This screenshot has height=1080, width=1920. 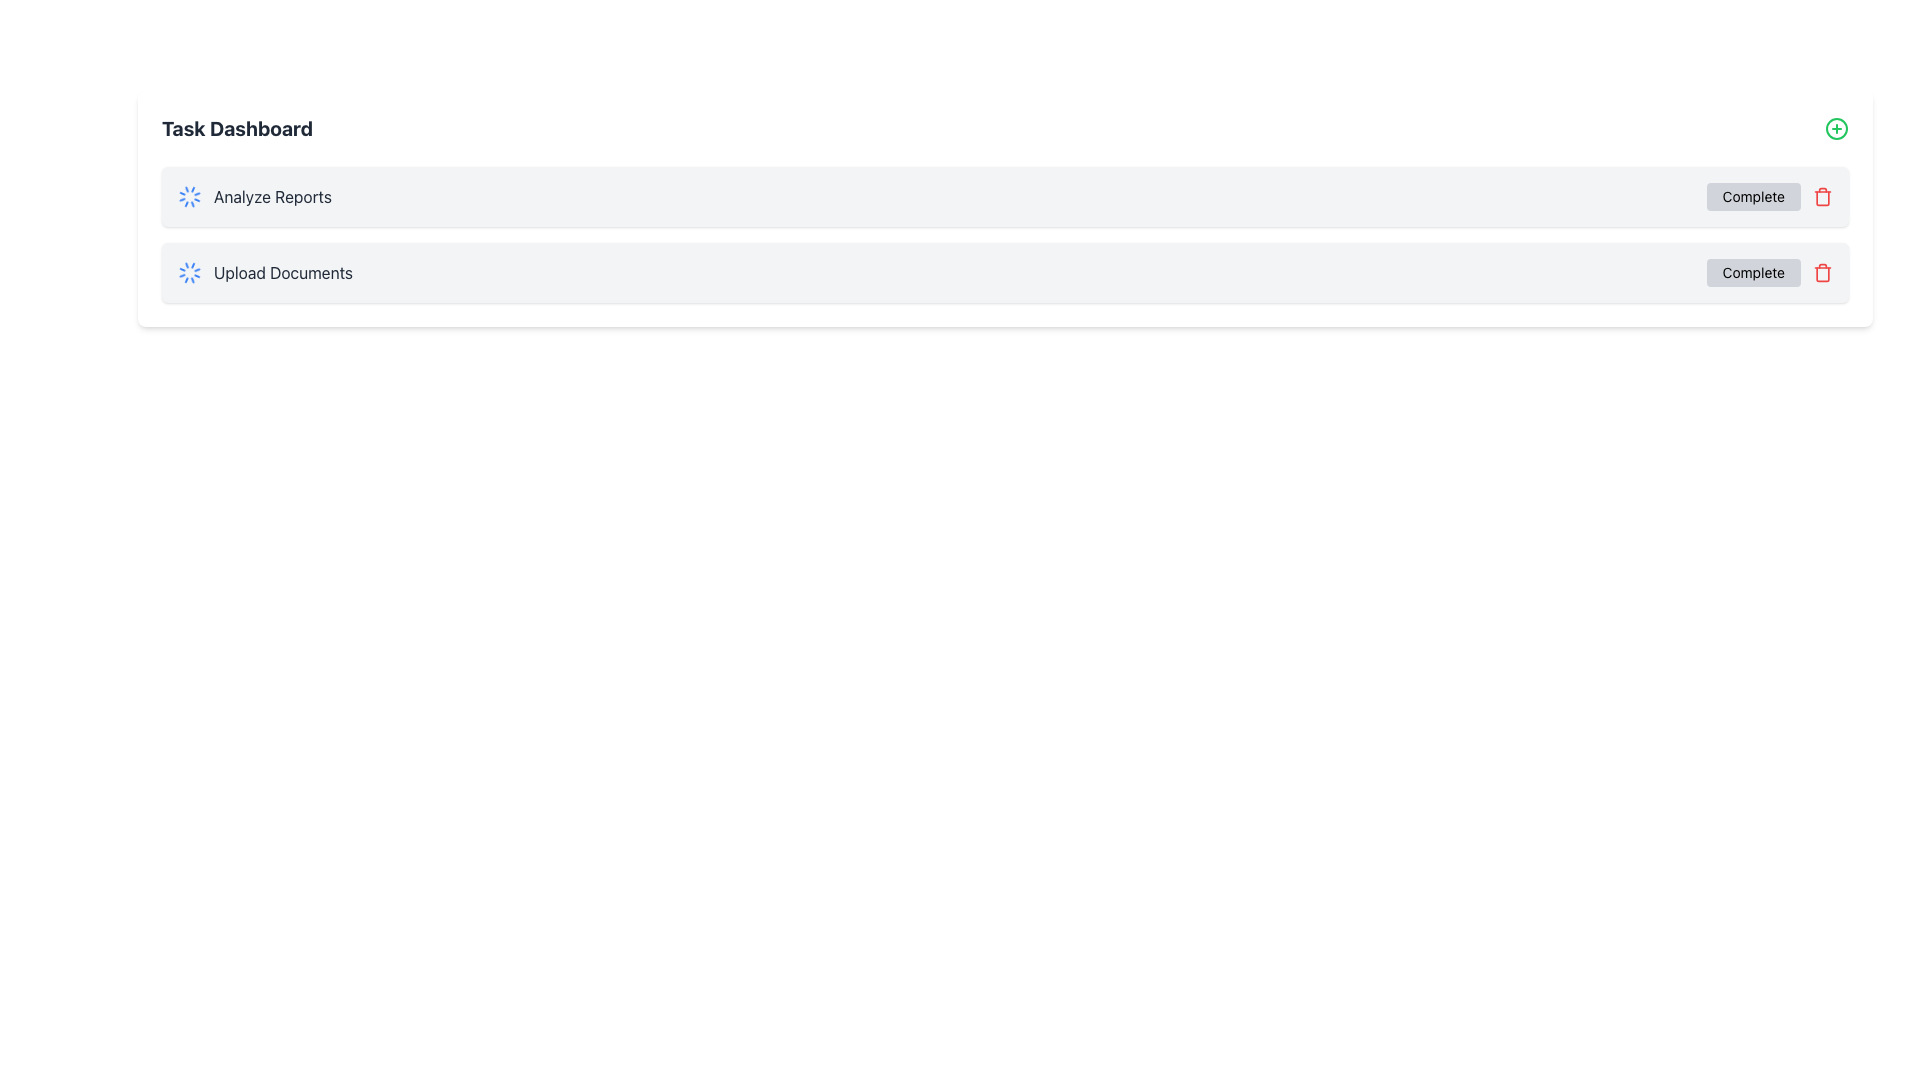 What do you see at coordinates (1005, 273) in the screenshot?
I see `the 'Complete' button of the task labeled 'Upload Documents' in the task list to mark it as done` at bounding box center [1005, 273].